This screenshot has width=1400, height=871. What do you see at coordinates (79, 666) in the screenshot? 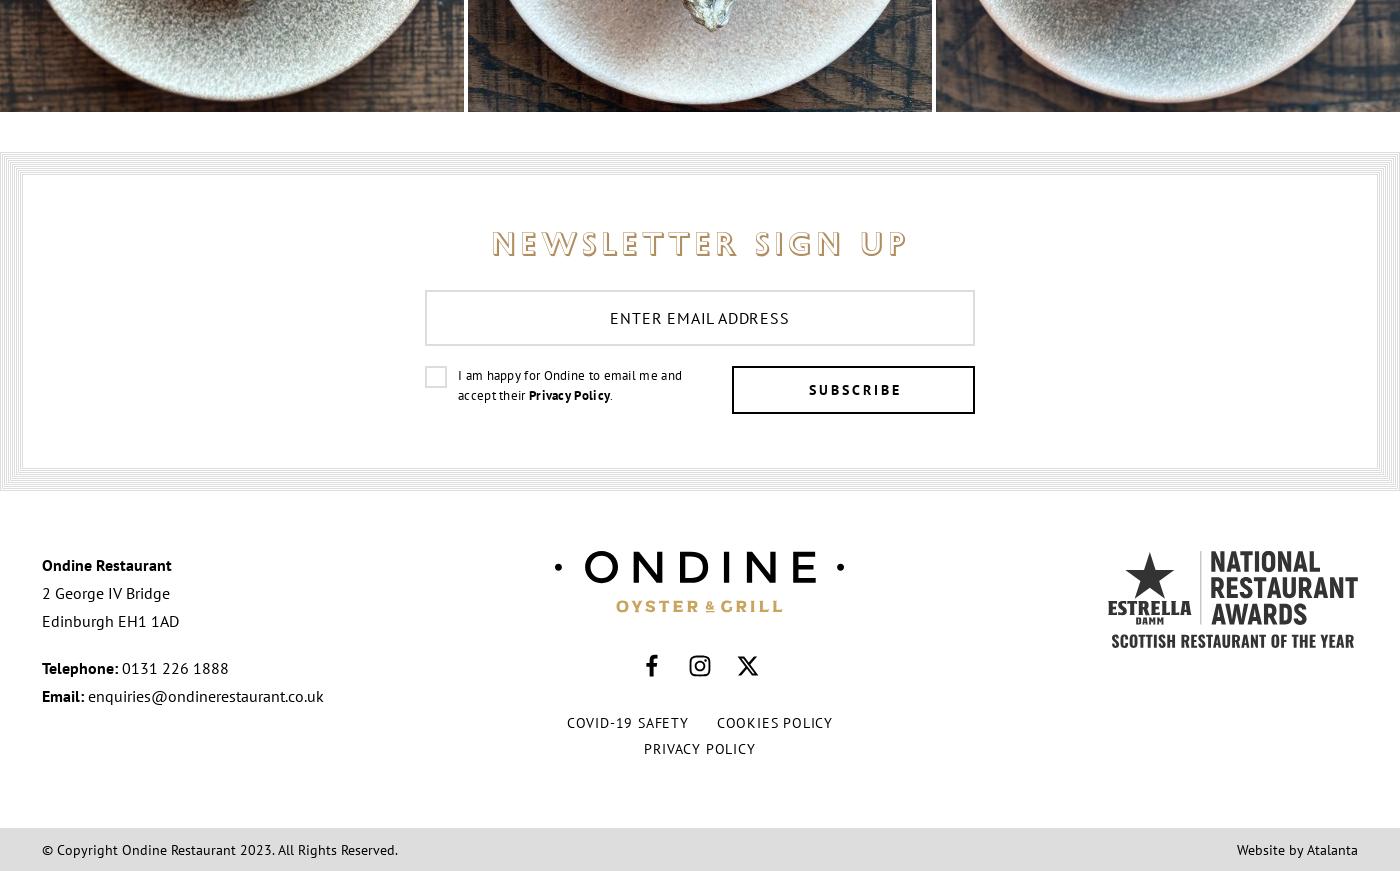
I see `'Telephone:'` at bounding box center [79, 666].